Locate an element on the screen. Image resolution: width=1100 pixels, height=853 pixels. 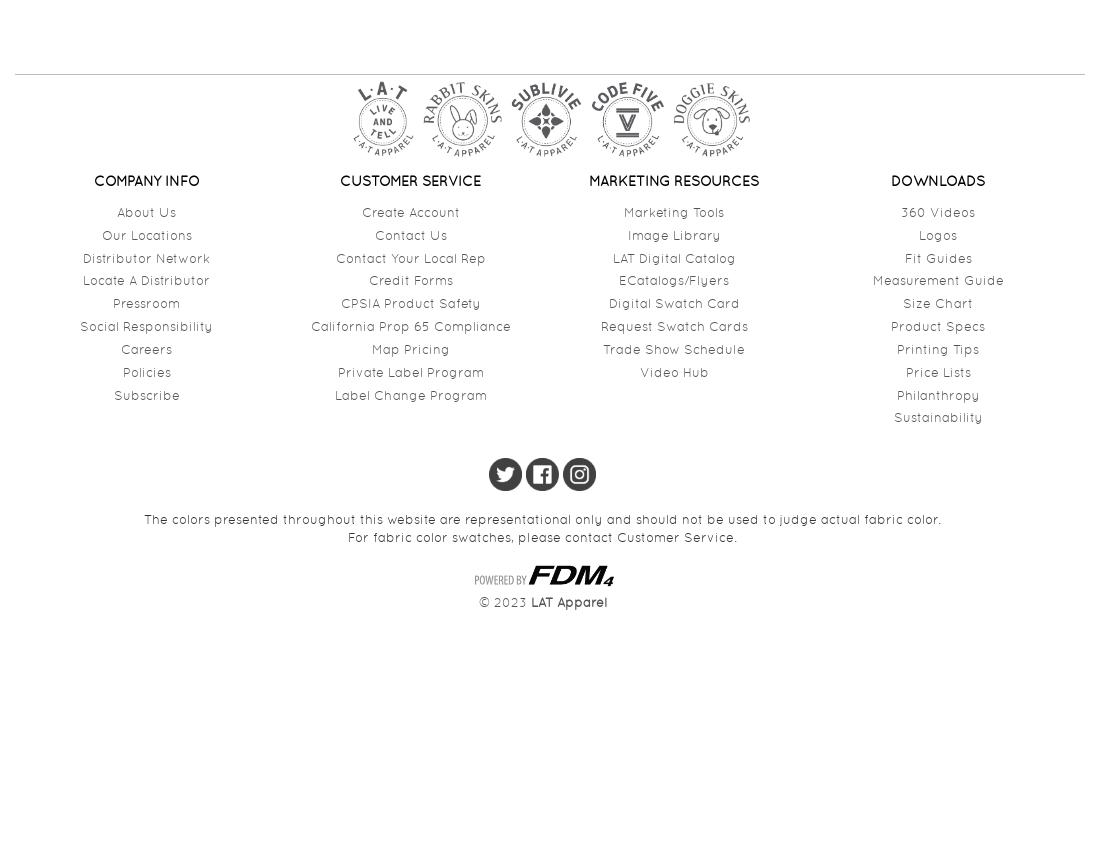
'Social Responsibility' is located at coordinates (79, 326).